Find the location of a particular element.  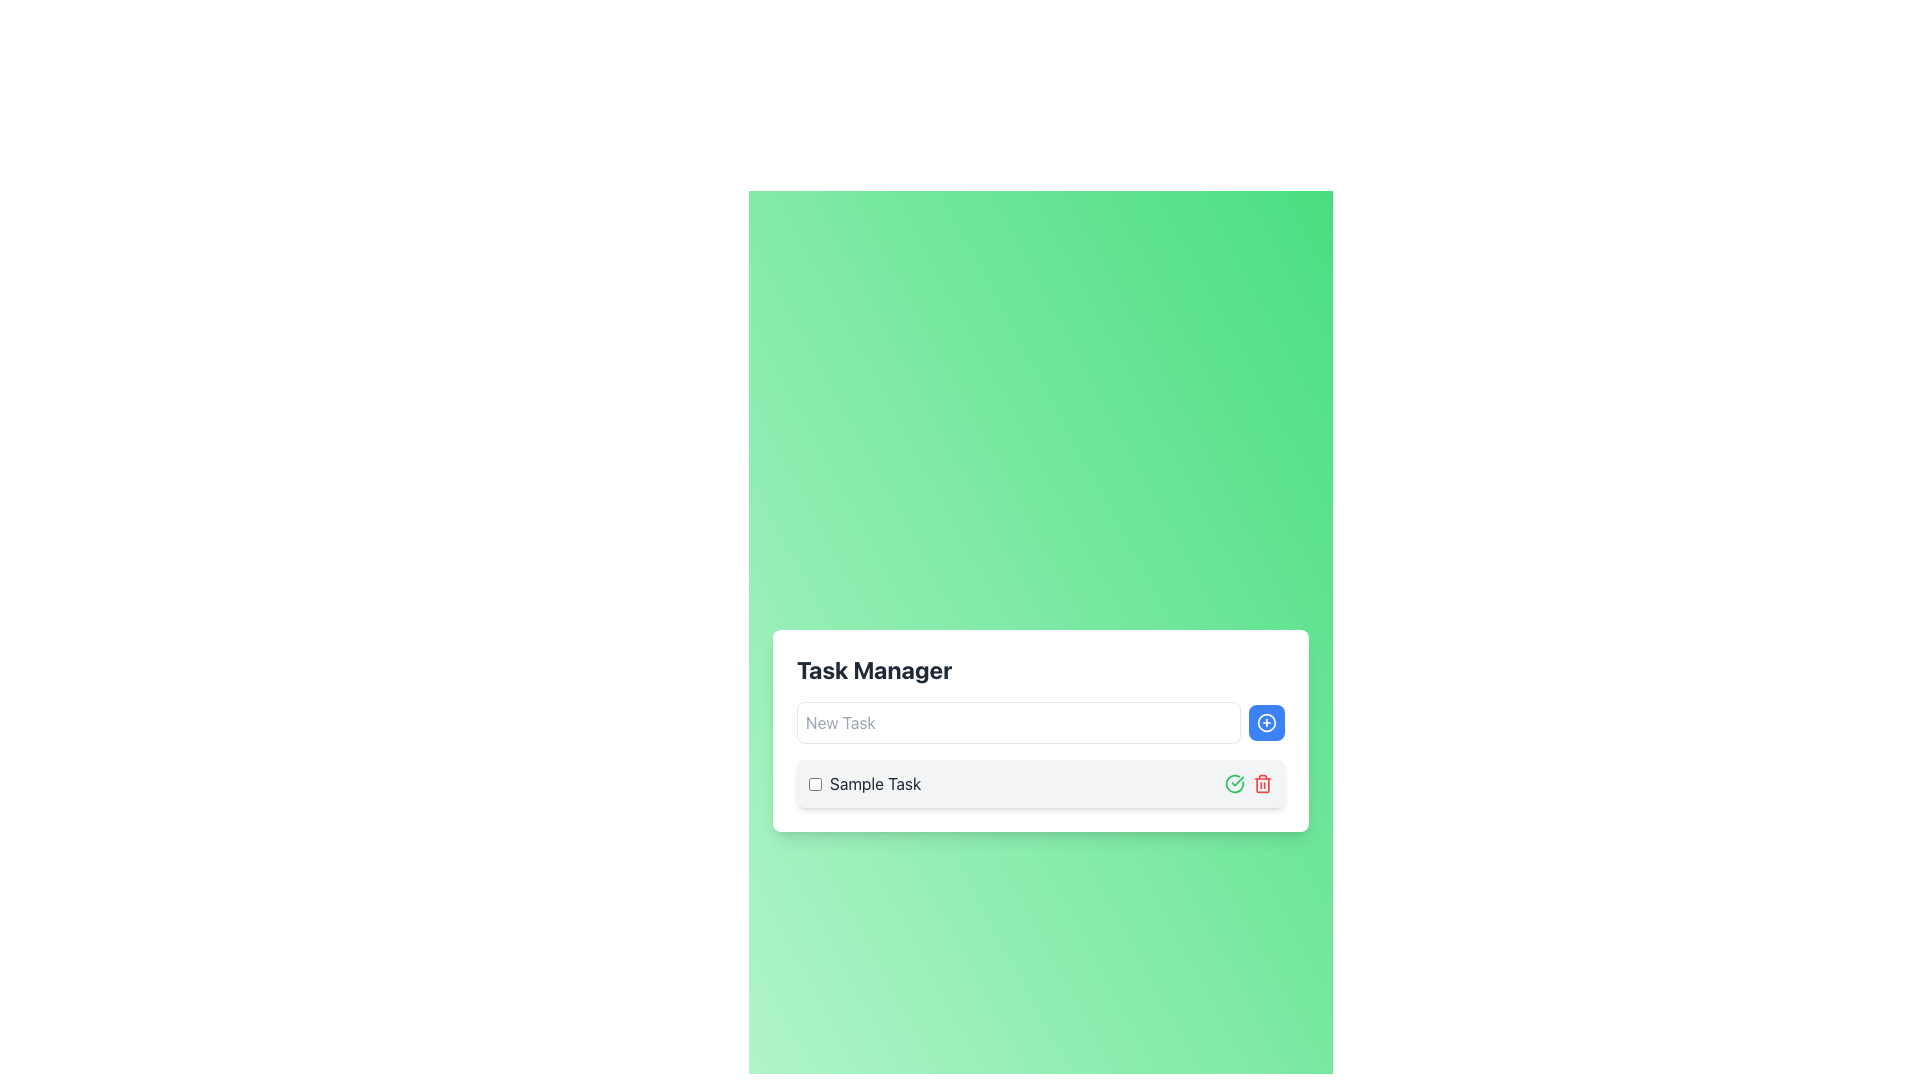

the blue button with a white circular plus icon is located at coordinates (1266, 722).